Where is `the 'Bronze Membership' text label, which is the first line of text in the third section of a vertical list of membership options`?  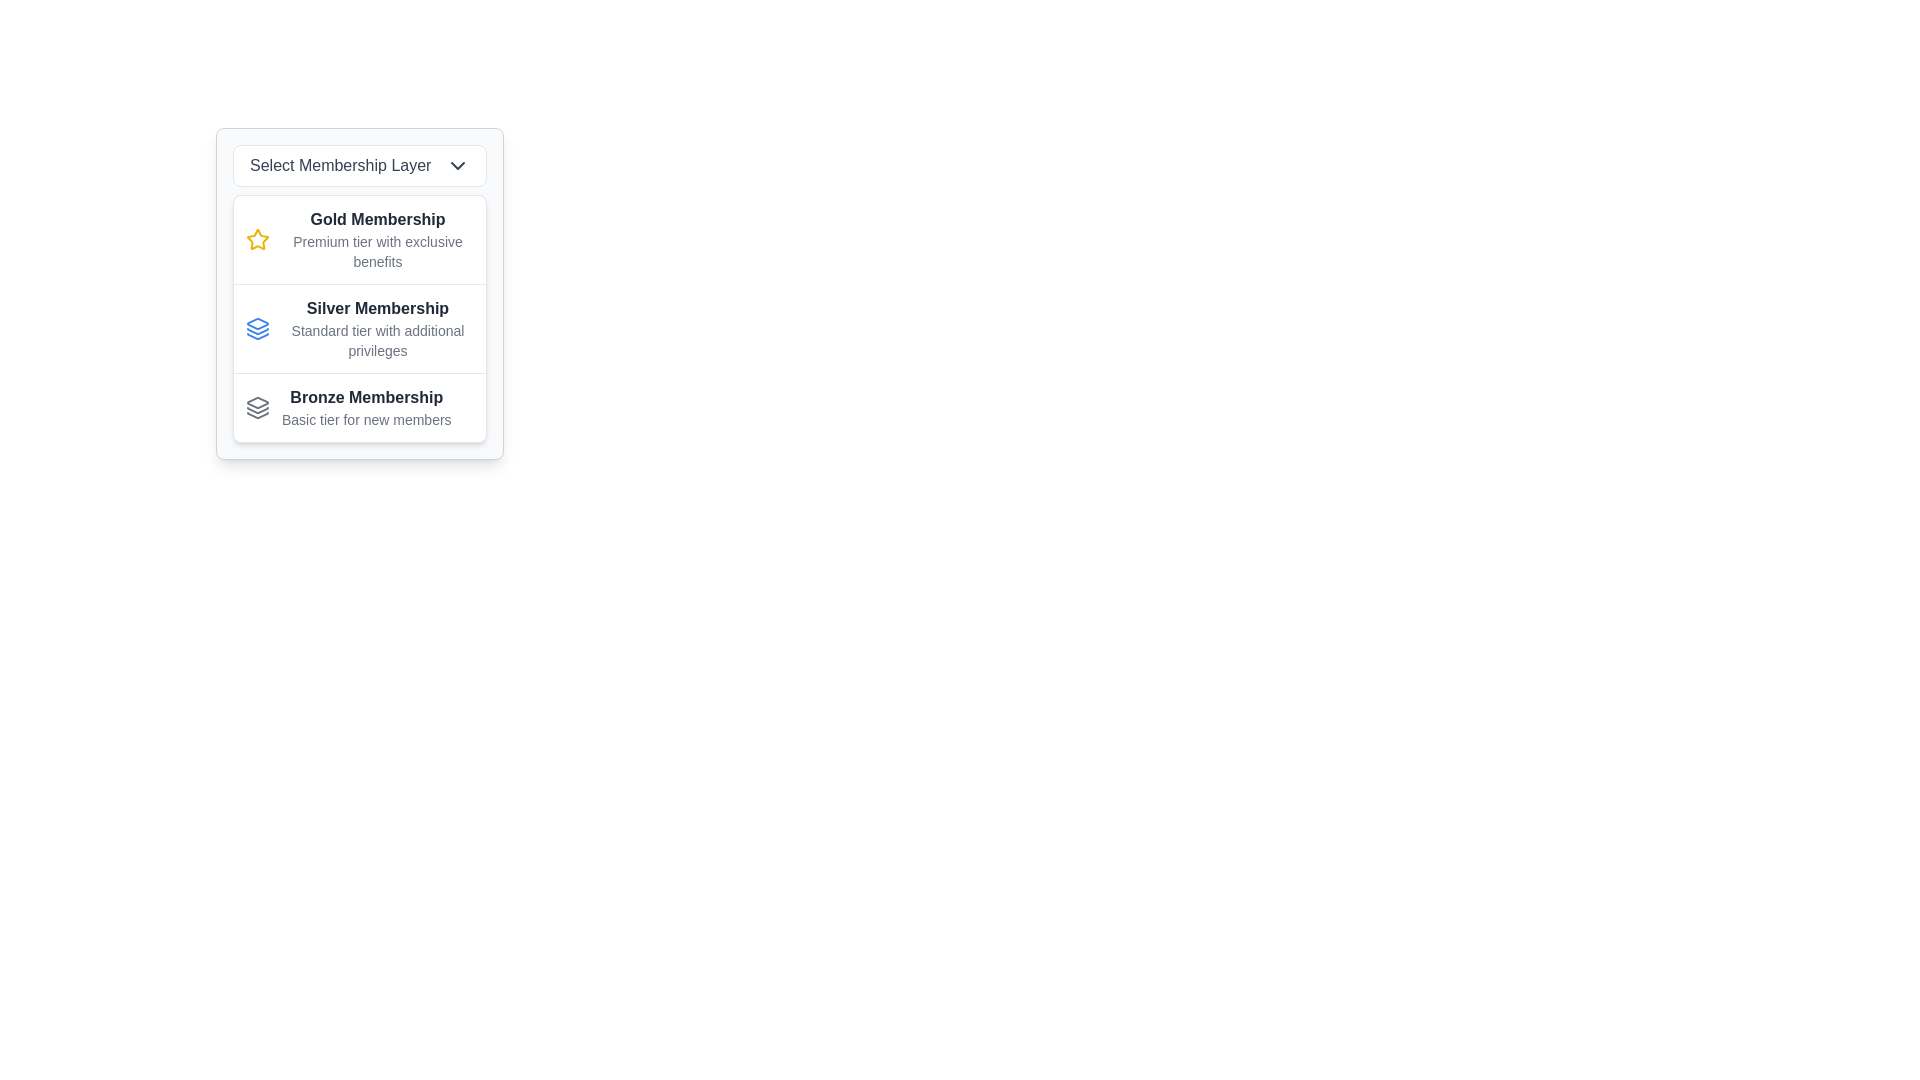
the 'Bronze Membership' text label, which is the first line of text in the third section of a vertical list of membership options is located at coordinates (366, 397).